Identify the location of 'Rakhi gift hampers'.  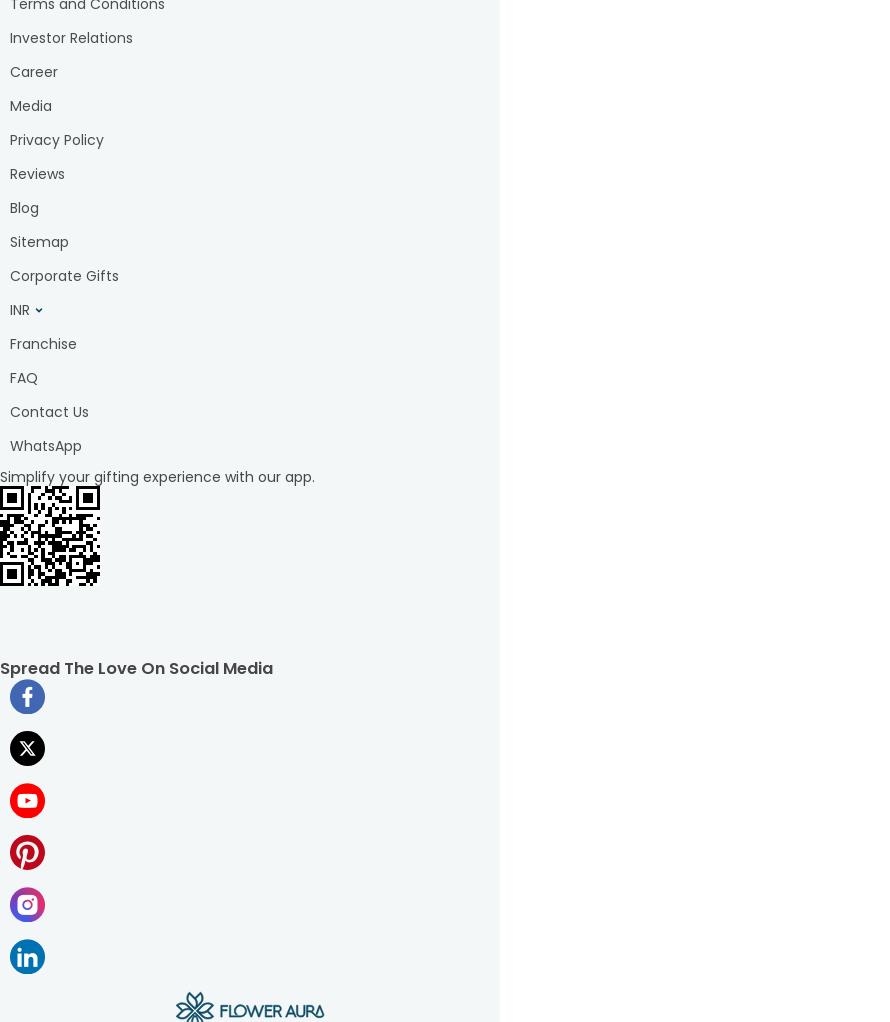
(353, 342).